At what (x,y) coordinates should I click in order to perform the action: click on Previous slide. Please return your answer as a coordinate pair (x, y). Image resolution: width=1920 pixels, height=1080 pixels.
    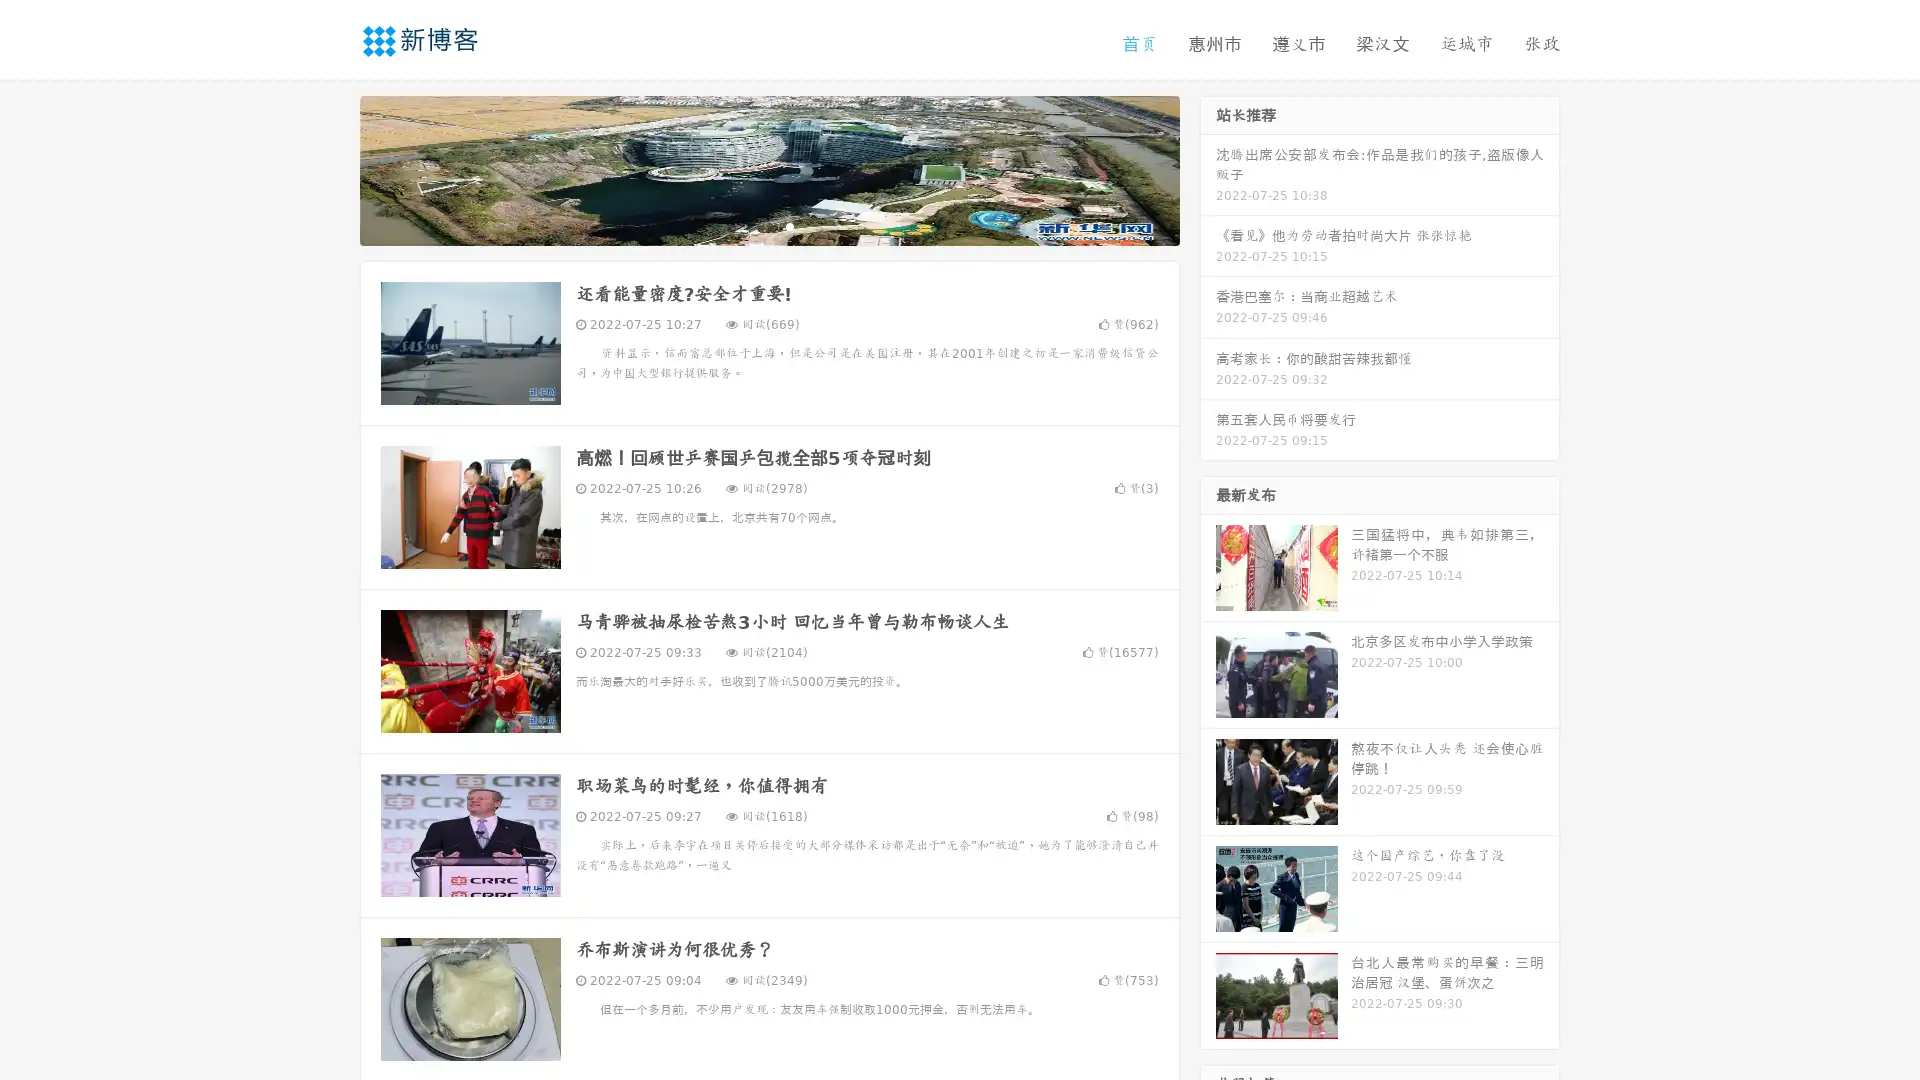
    Looking at the image, I should click on (330, 168).